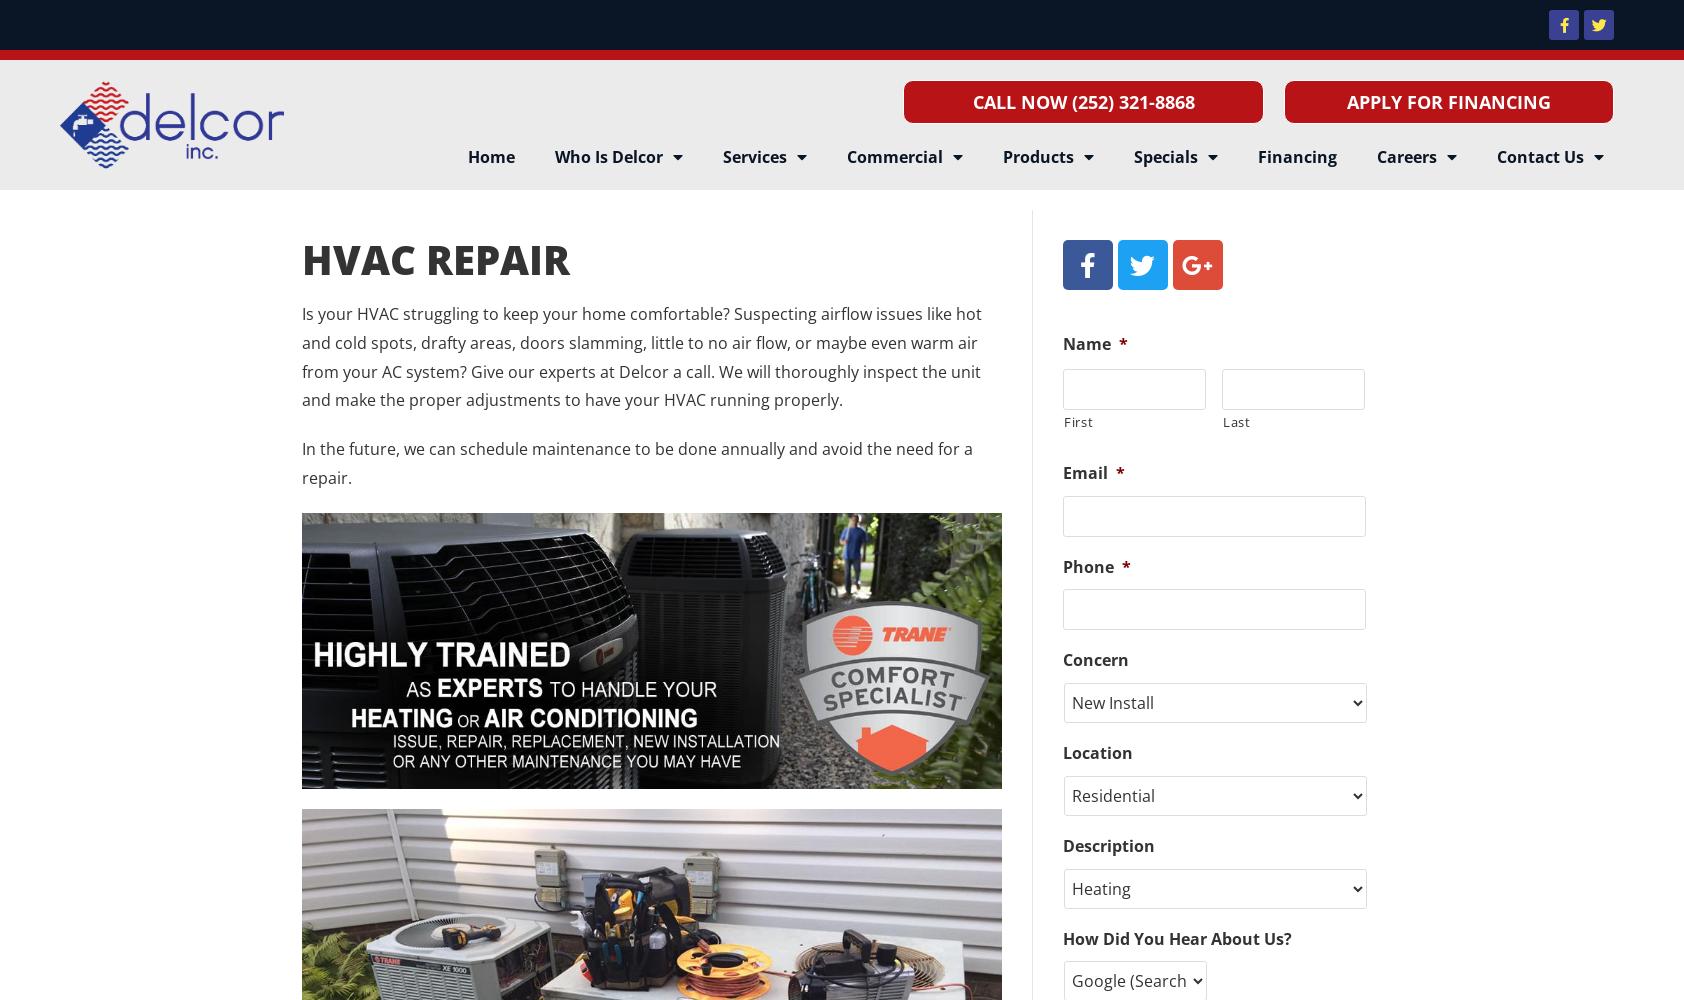 The image size is (1684, 1000). I want to click on 'Last', so click(1236, 421).